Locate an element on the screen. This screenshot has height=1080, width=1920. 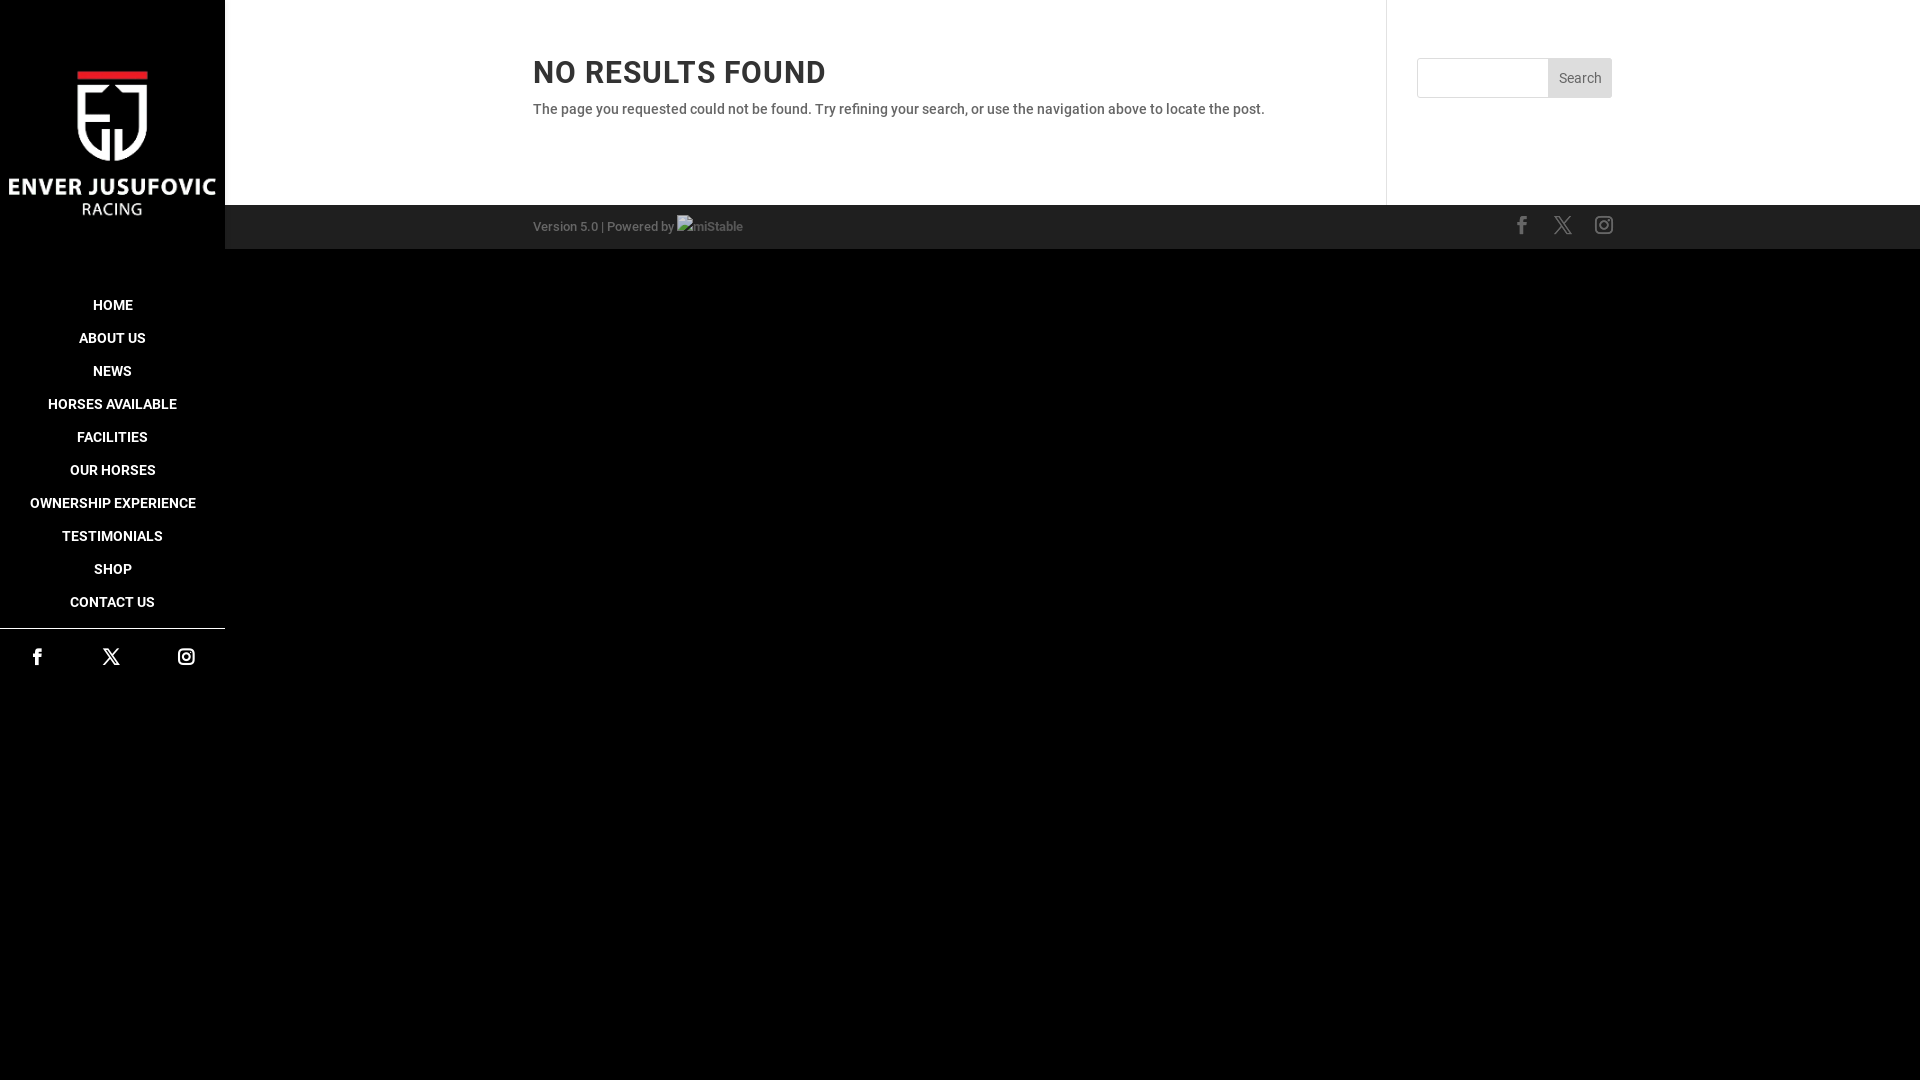
'SOCIAL' is located at coordinates (111, 635).